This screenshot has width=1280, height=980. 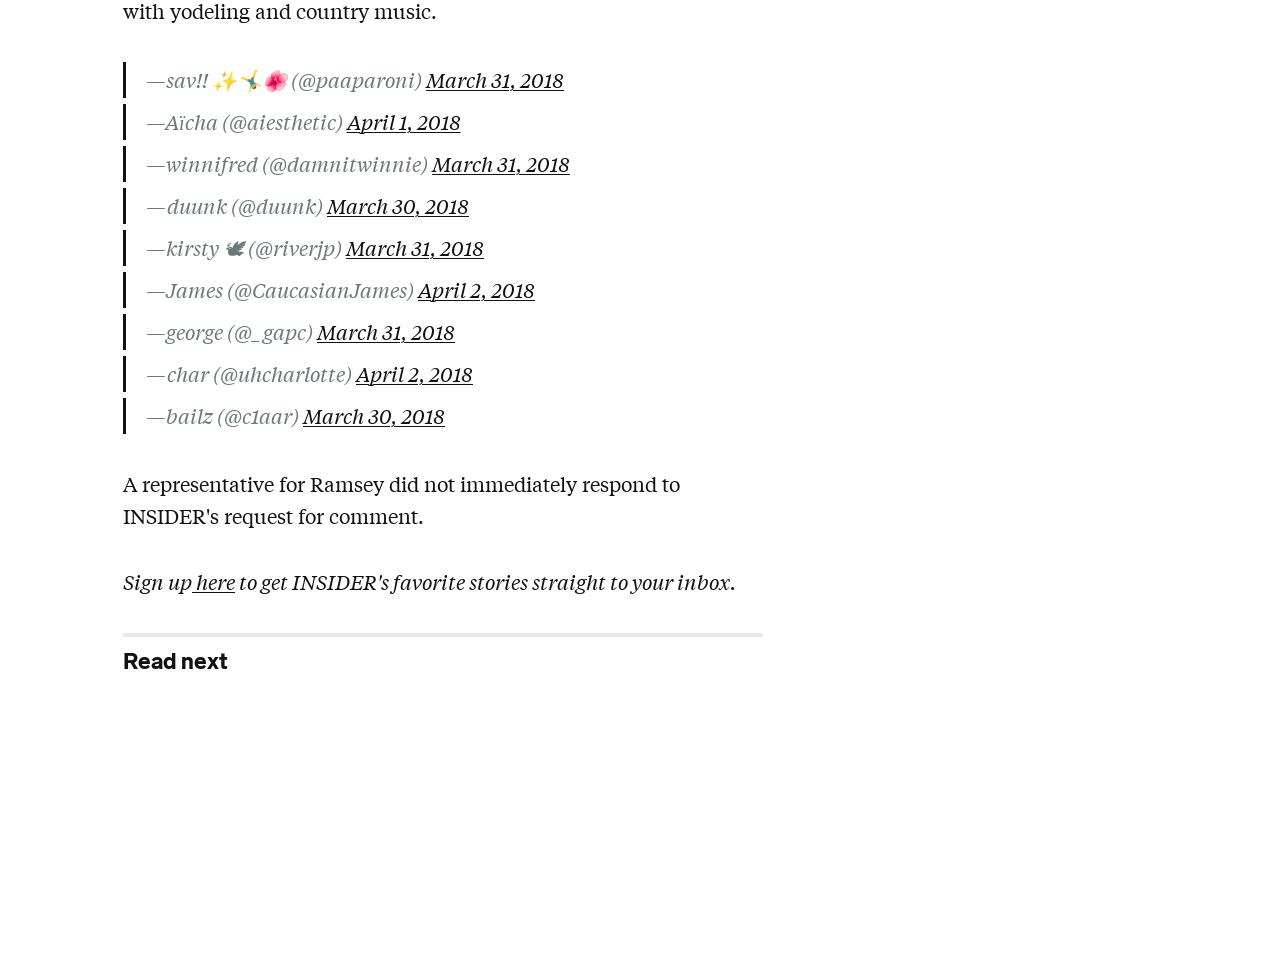 What do you see at coordinates (280, 288) in the screenshot?
I see `'—James  (@CaucasianJames)'` at bounding box center [280, 288].